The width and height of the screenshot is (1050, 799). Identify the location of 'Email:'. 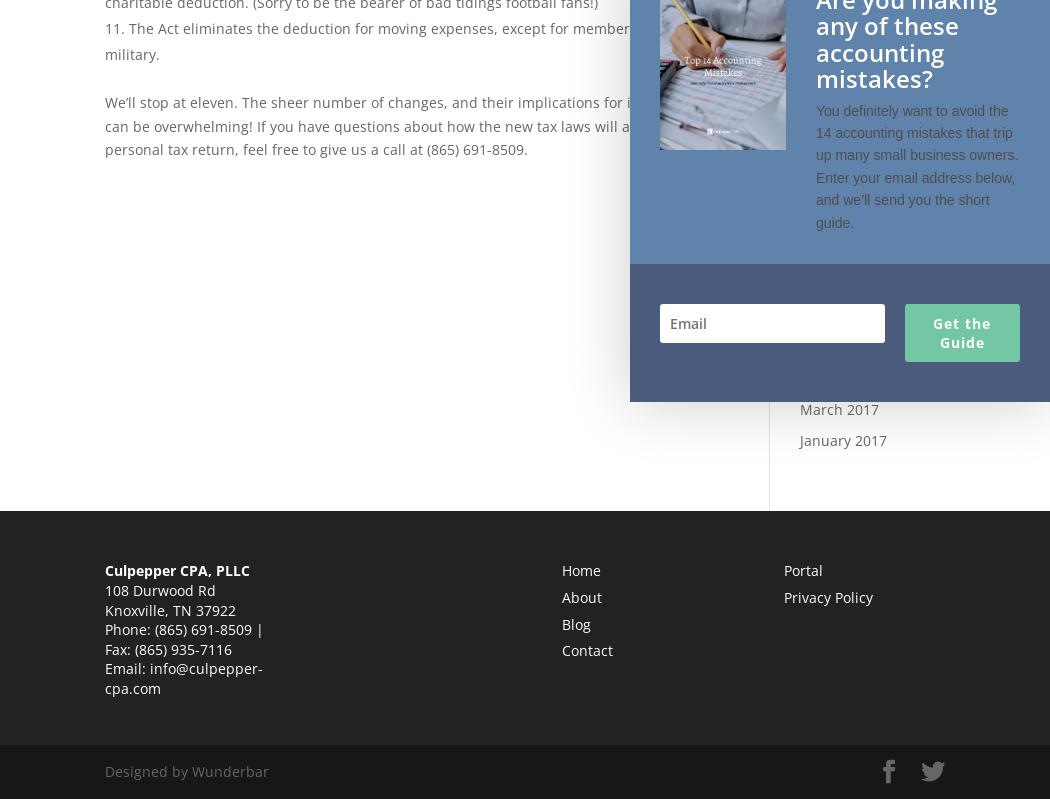
(126, 667).